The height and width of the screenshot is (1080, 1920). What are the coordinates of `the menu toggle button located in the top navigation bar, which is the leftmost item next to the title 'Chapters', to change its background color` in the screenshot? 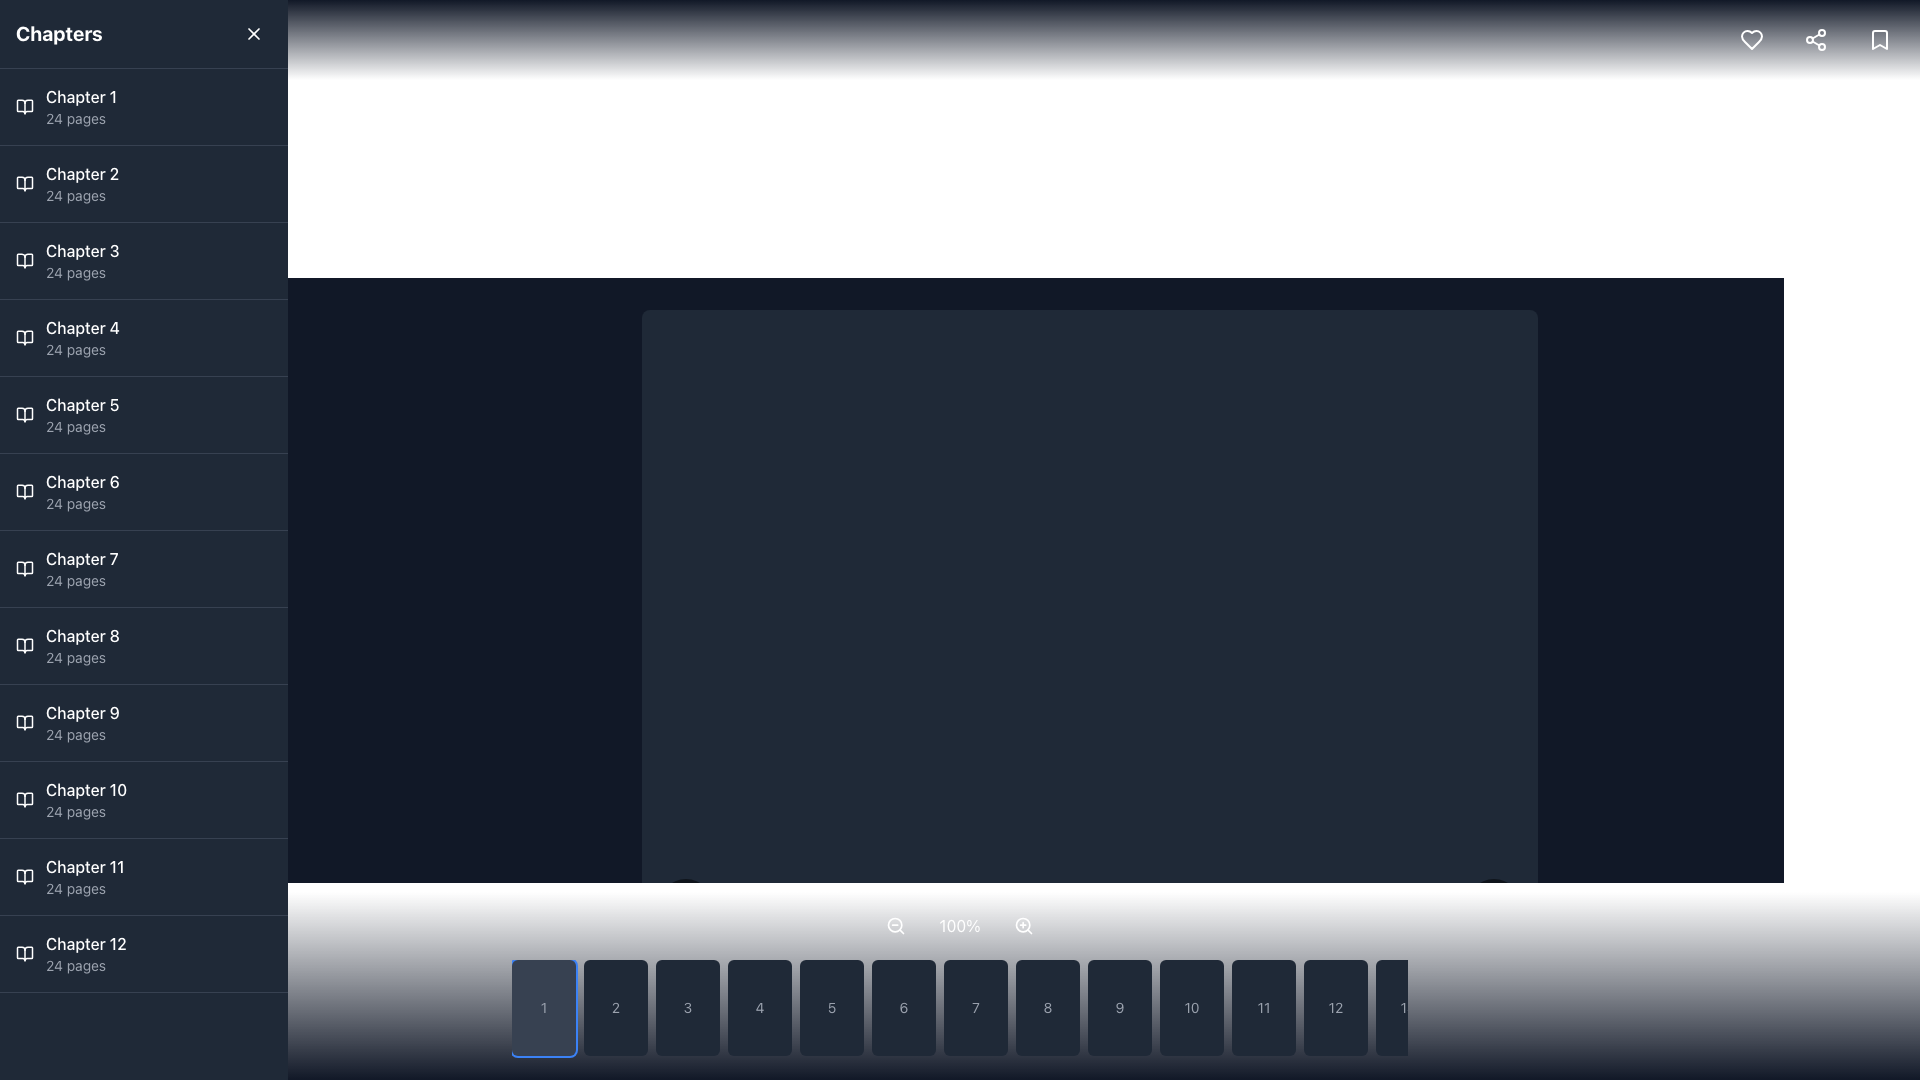 It's located at (39, 39).